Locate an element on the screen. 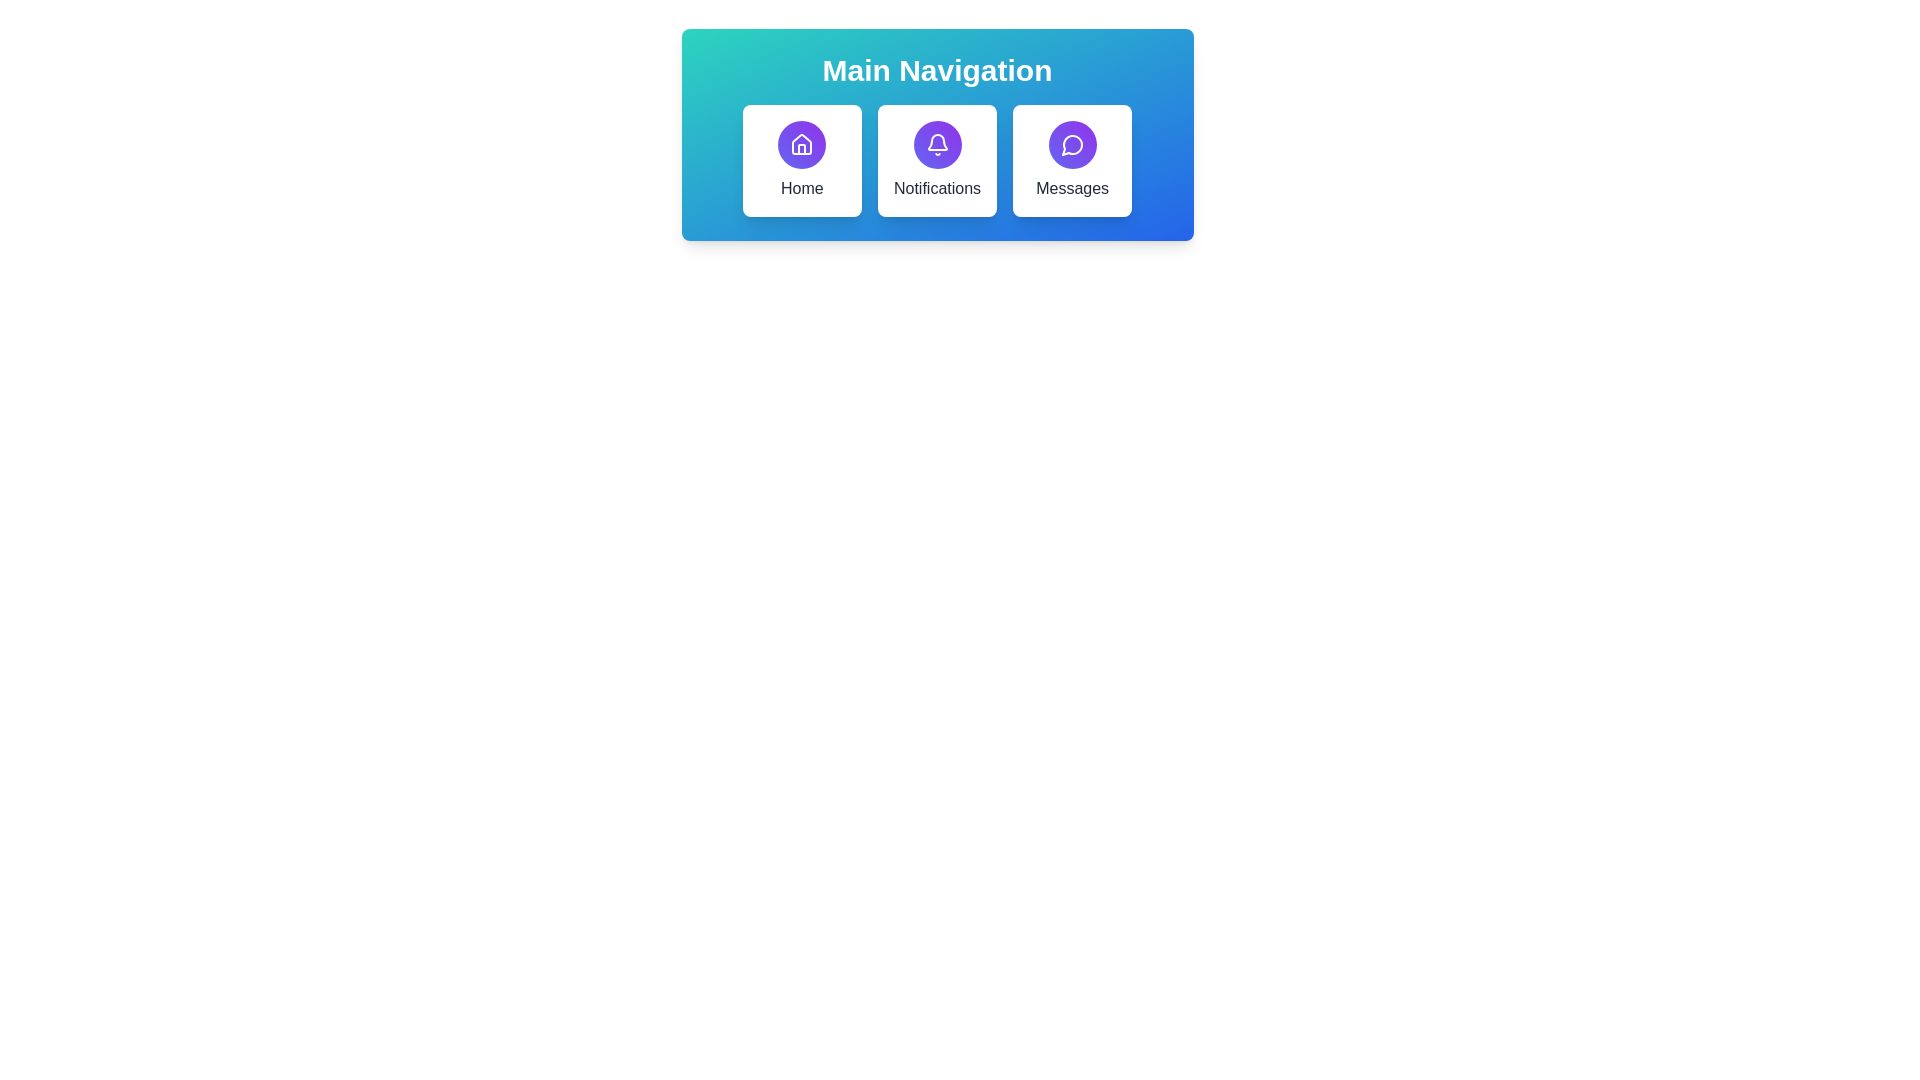 The height and width of the screenshot is (1080, 1920). text label located at the top-center of the navigation section, which serves as a title for the surrounding content is located at coordinates (936, 69).